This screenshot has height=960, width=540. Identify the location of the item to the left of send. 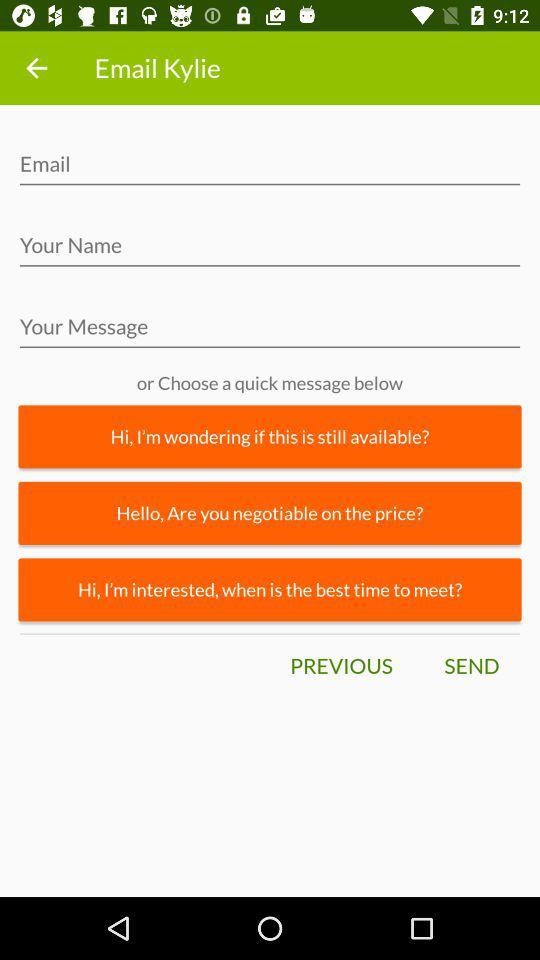
(340, 666).